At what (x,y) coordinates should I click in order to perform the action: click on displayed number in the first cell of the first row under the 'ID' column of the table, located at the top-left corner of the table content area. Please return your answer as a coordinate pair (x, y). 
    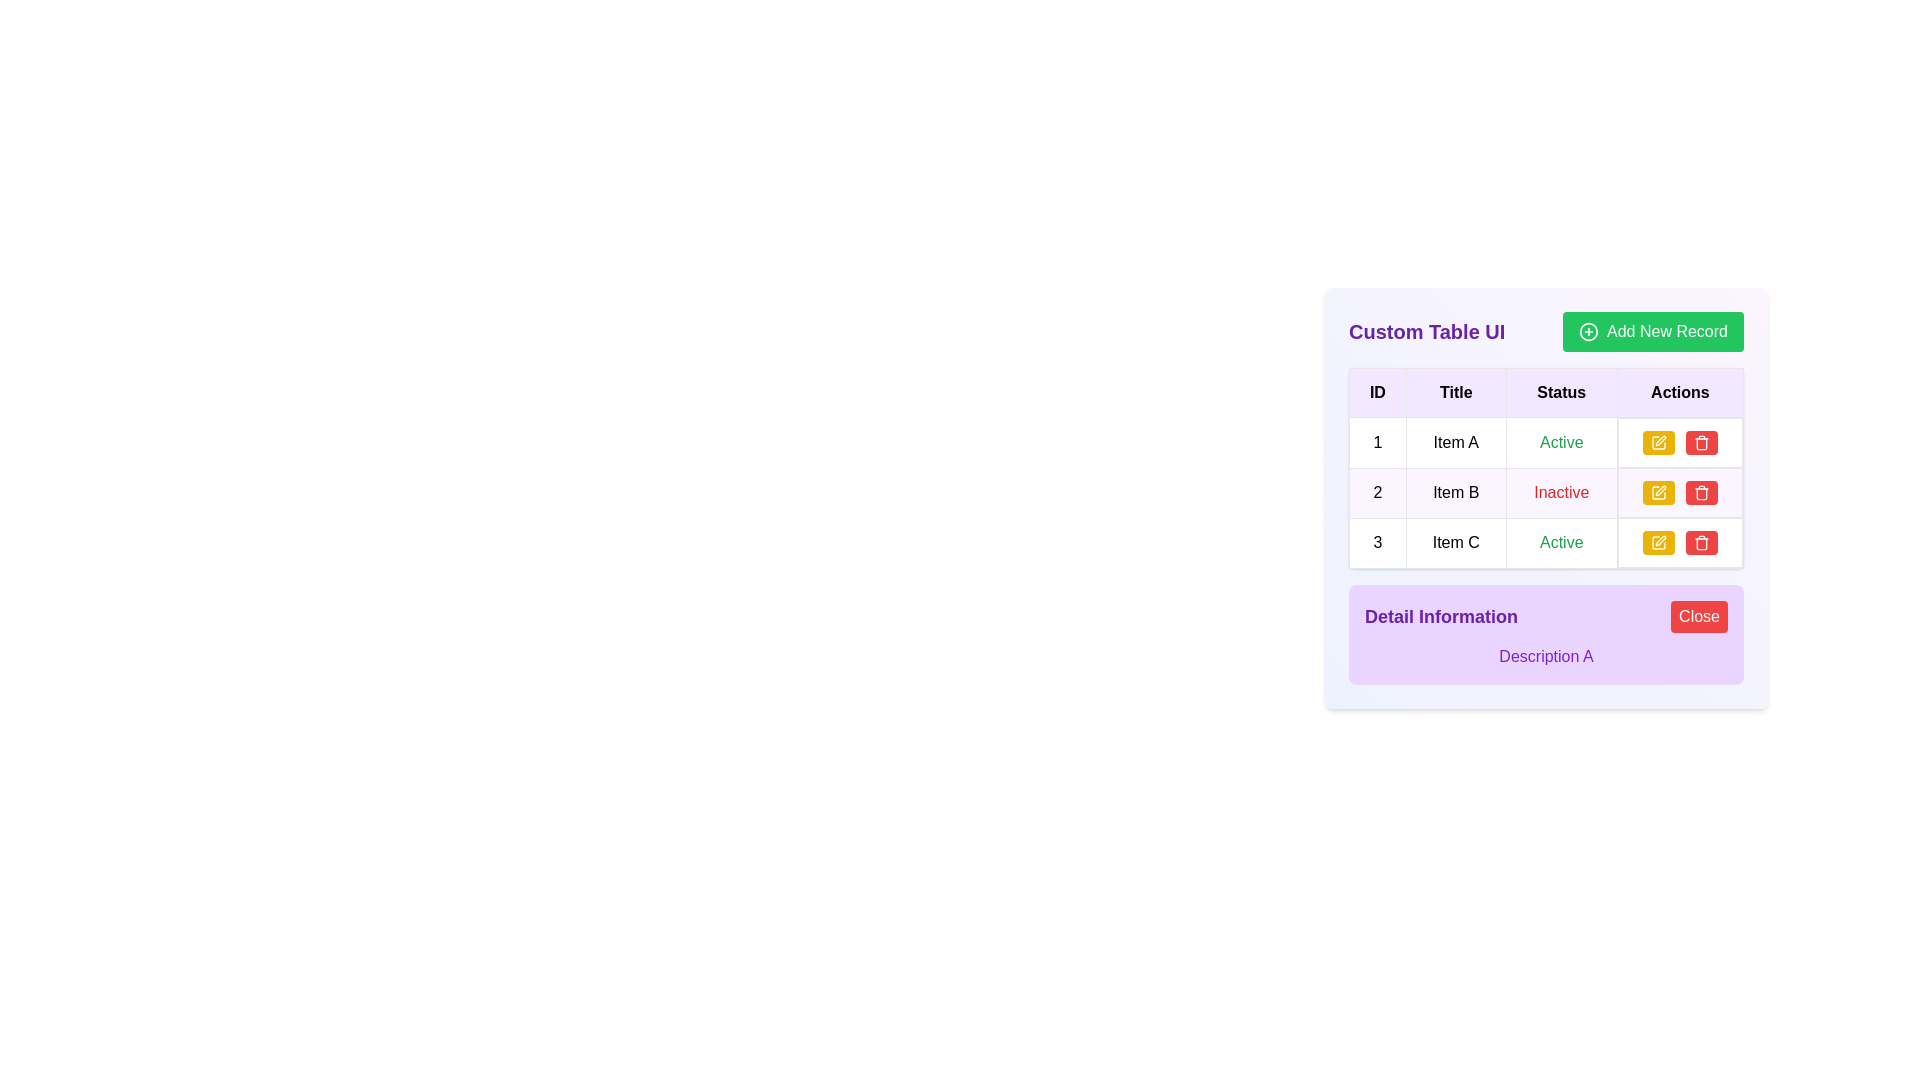
    Looking at the image, I should click on (1376, 441).